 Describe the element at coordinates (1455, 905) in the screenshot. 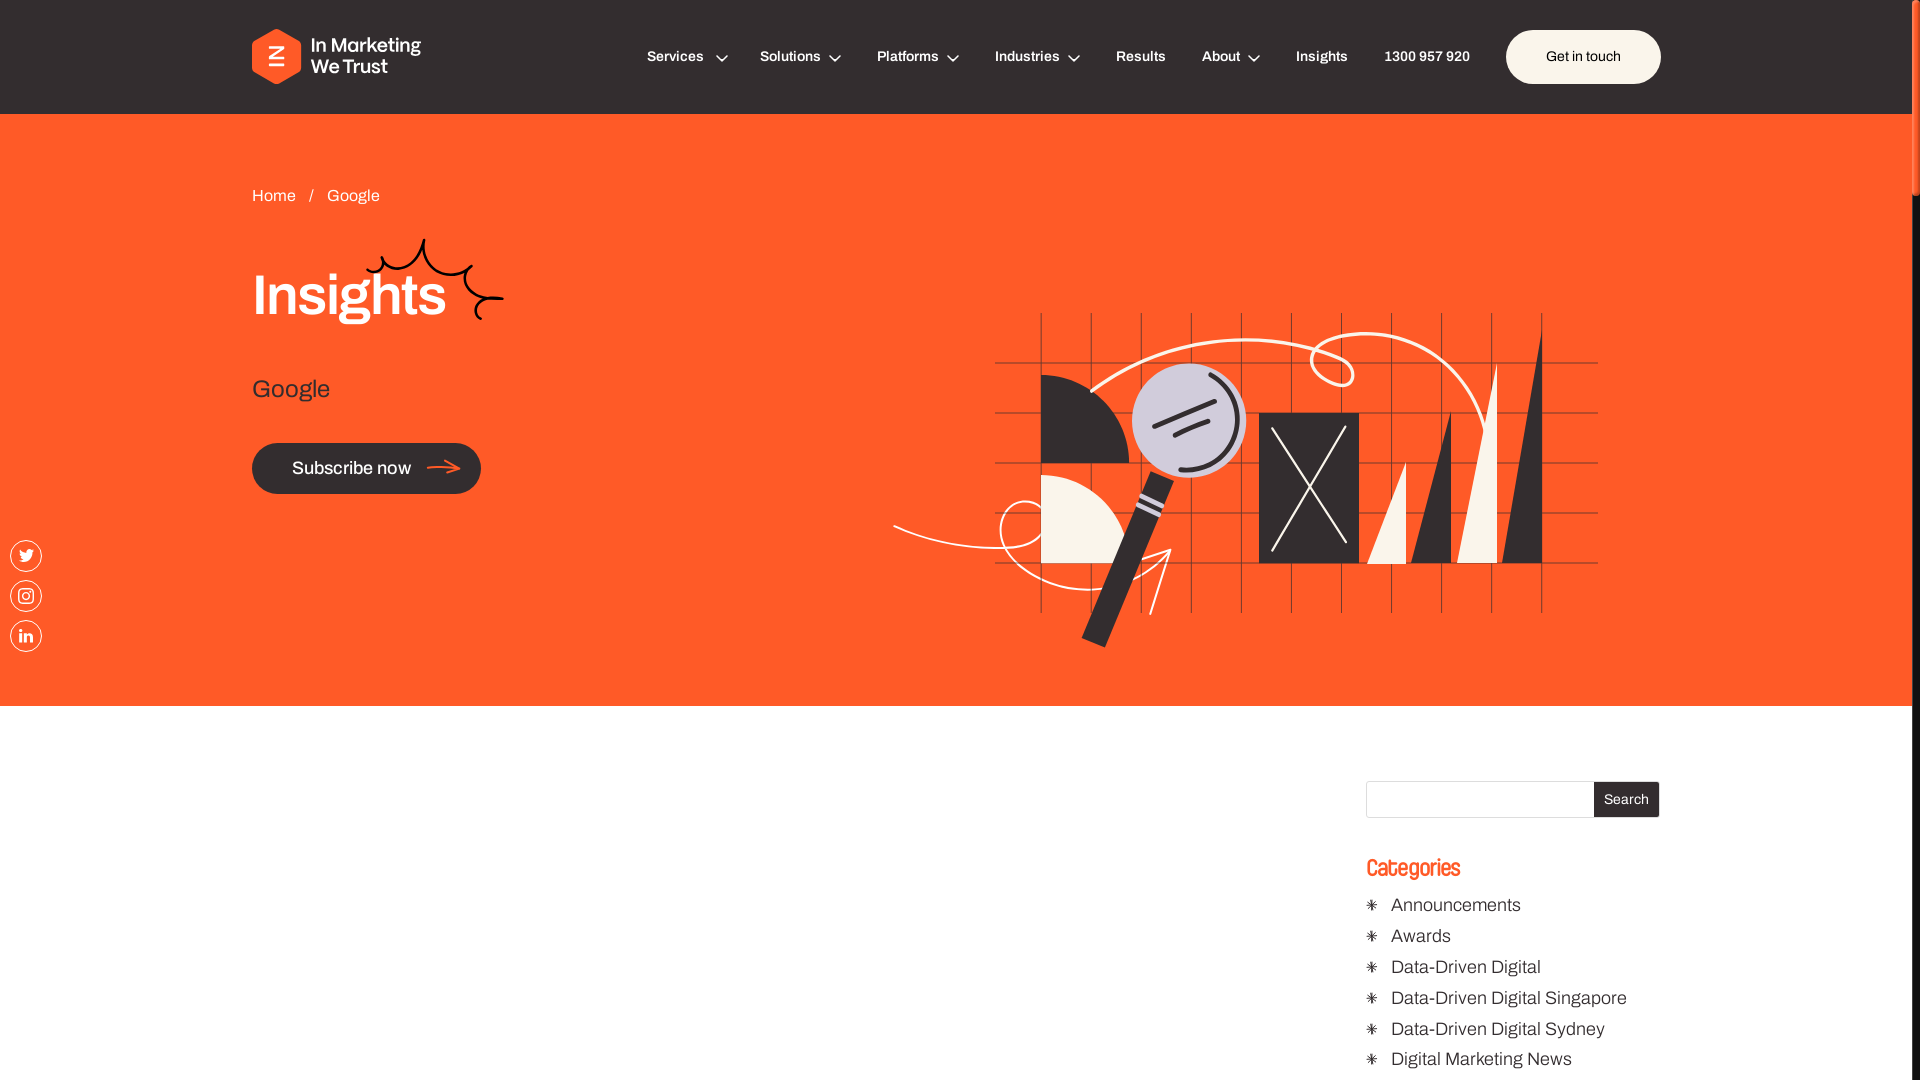

I see `'Announcements'` at that location.